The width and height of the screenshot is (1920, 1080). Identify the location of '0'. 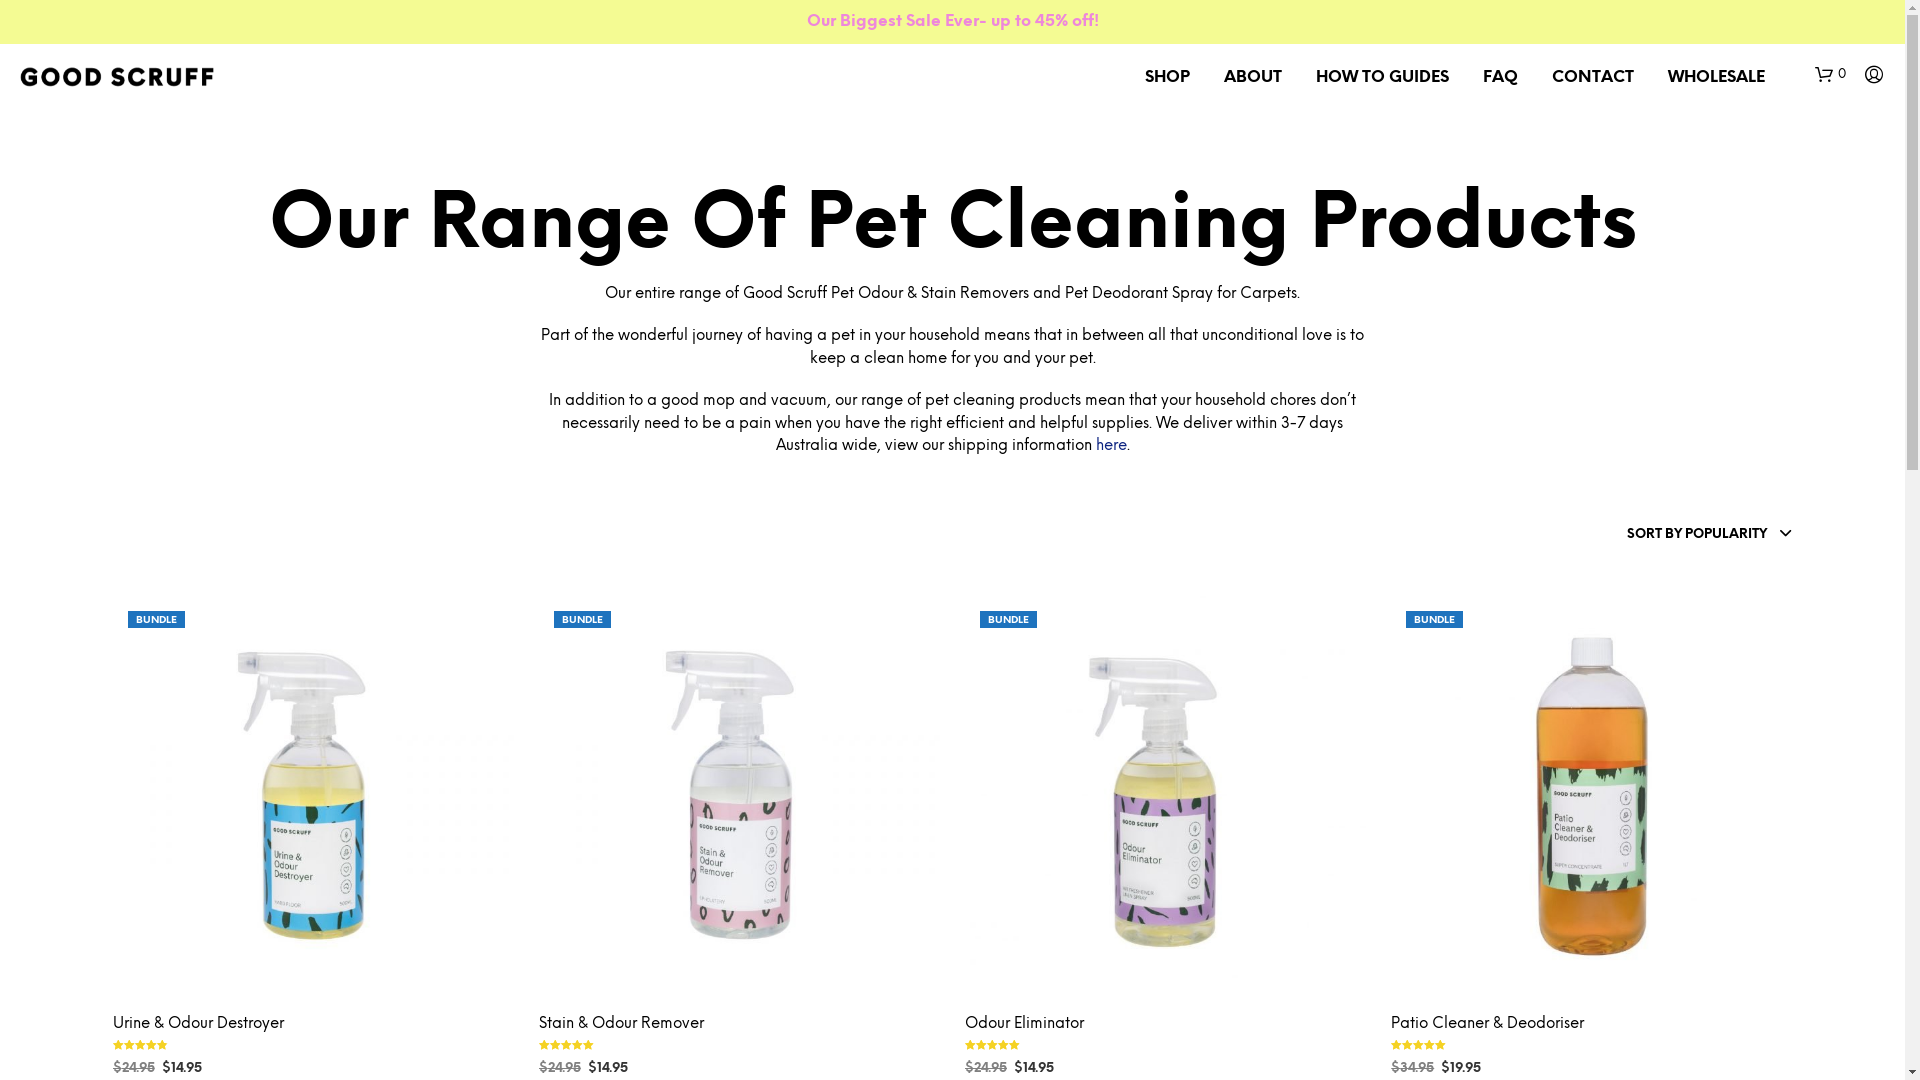
(1830, 73).